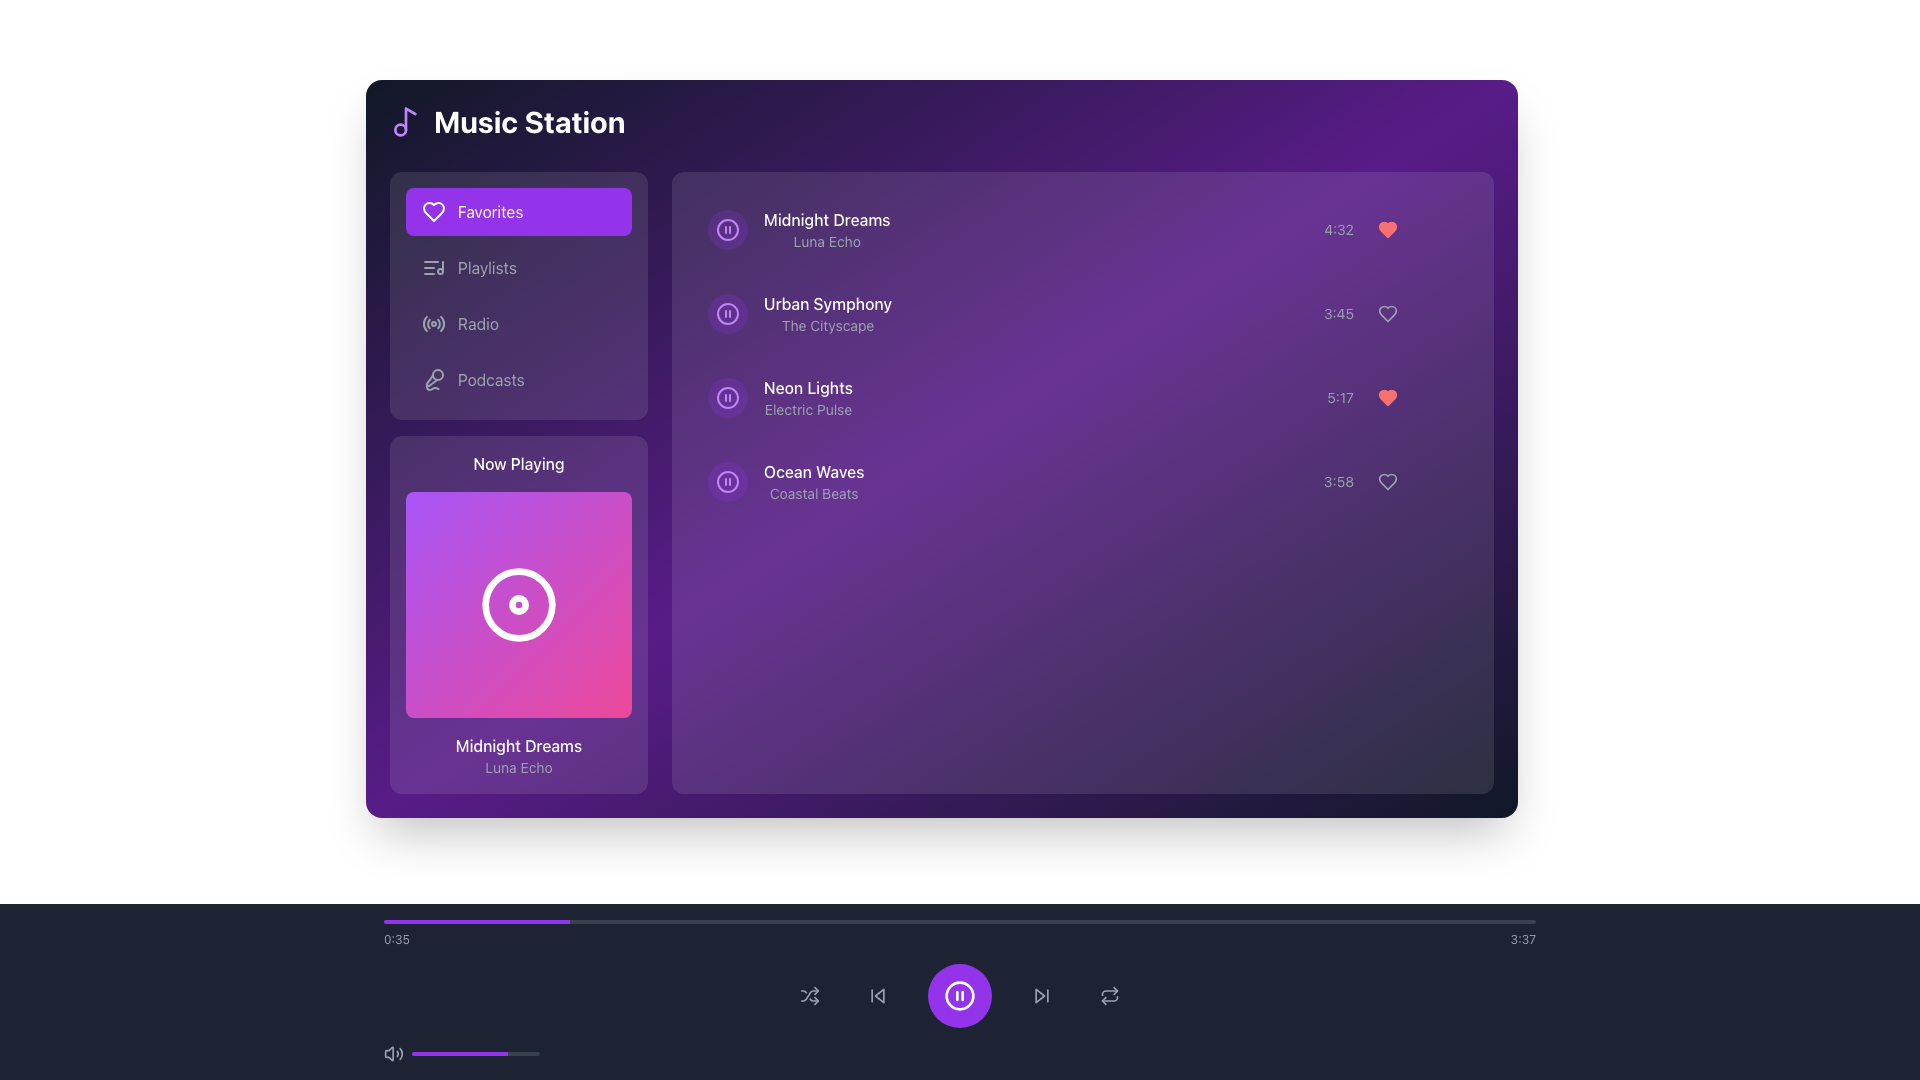 Image resolution: width=1920 pixels, height=1080 pixels. What do you see at coordinates (1386, 397) in the screenshot?
I see `the favorite button located in the right middle region of the music station application interface, aligned with the timestamp '5:17' on the third row of the playlist to mark the associated song as a favorite` at bounding box center [1386, 397].